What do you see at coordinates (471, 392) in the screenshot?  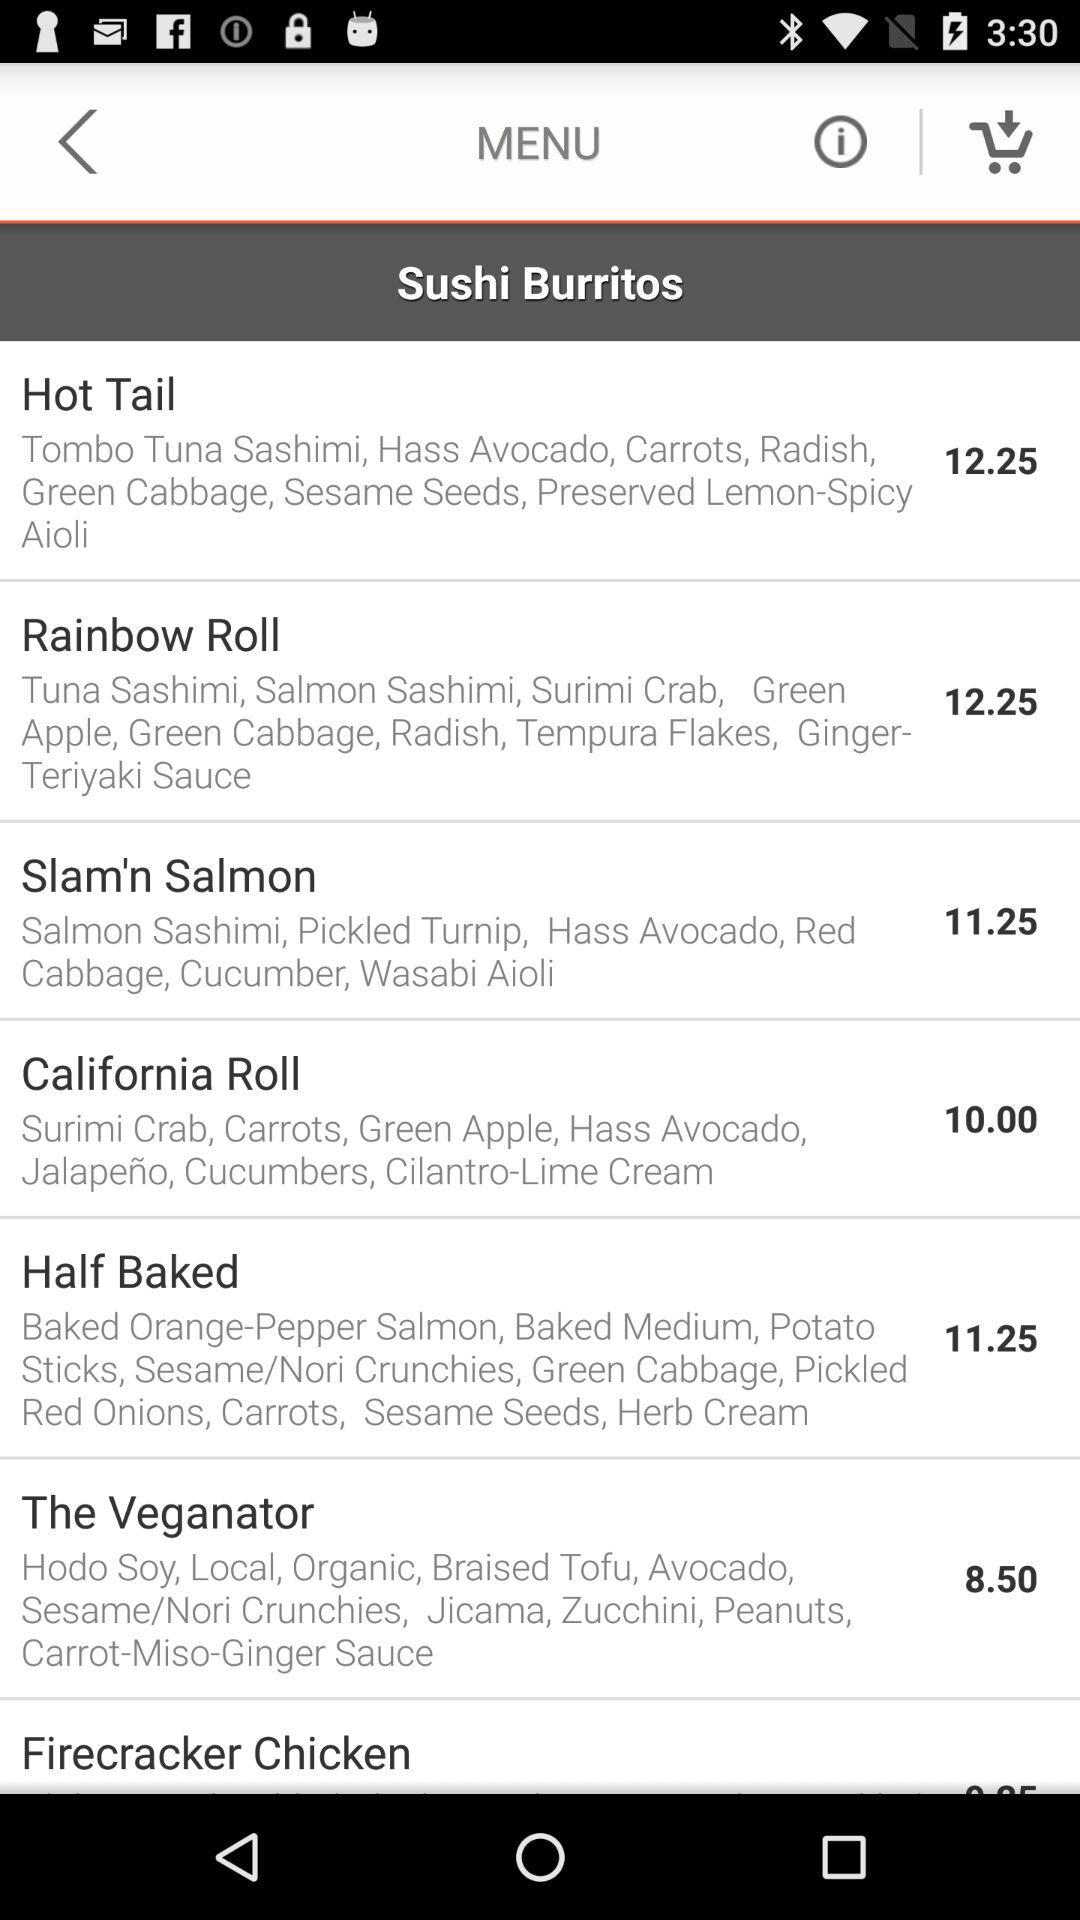 I see `the app next to the 12.25` at bounding box center [471, 392].